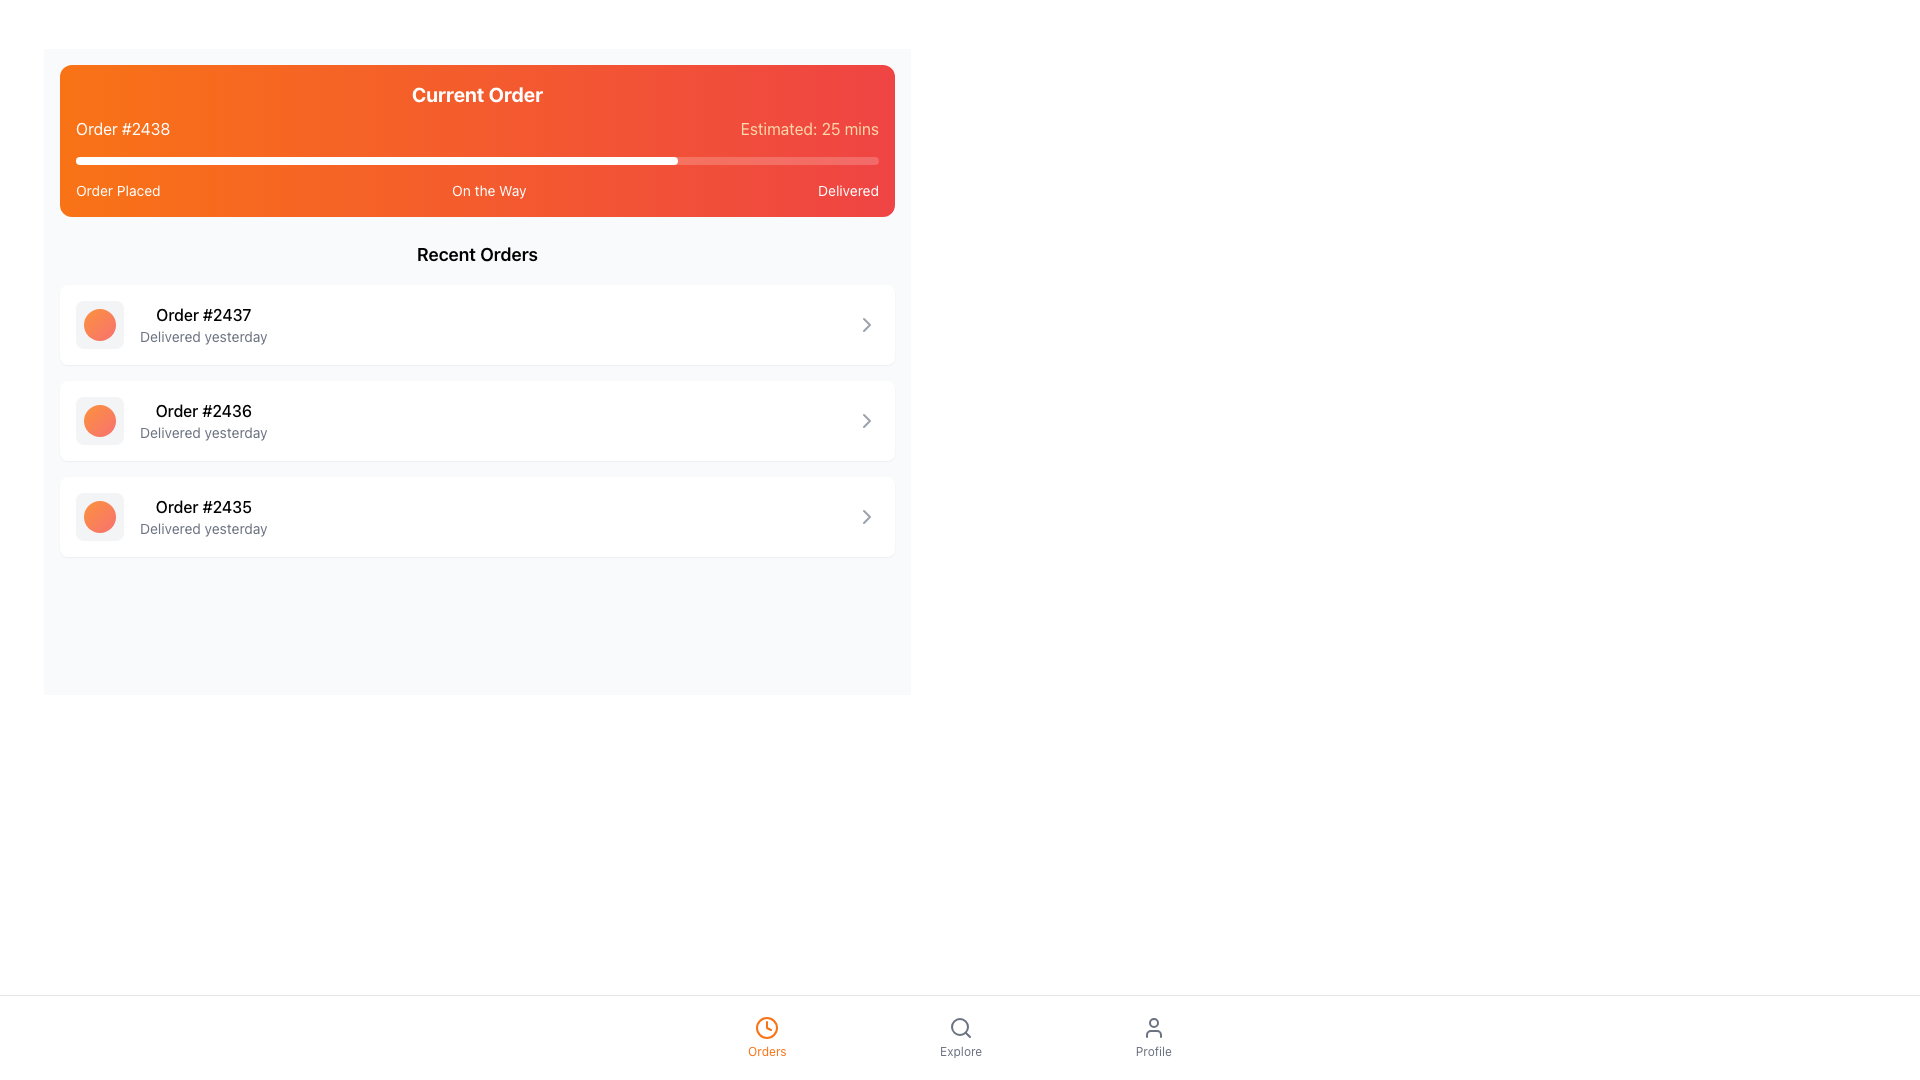  I want to click on the Progress tracker element that displays the current order's progress with order ID 'Order #2438' and estimated delivery time 'Estimated: 25 mins', so click(476, 157).